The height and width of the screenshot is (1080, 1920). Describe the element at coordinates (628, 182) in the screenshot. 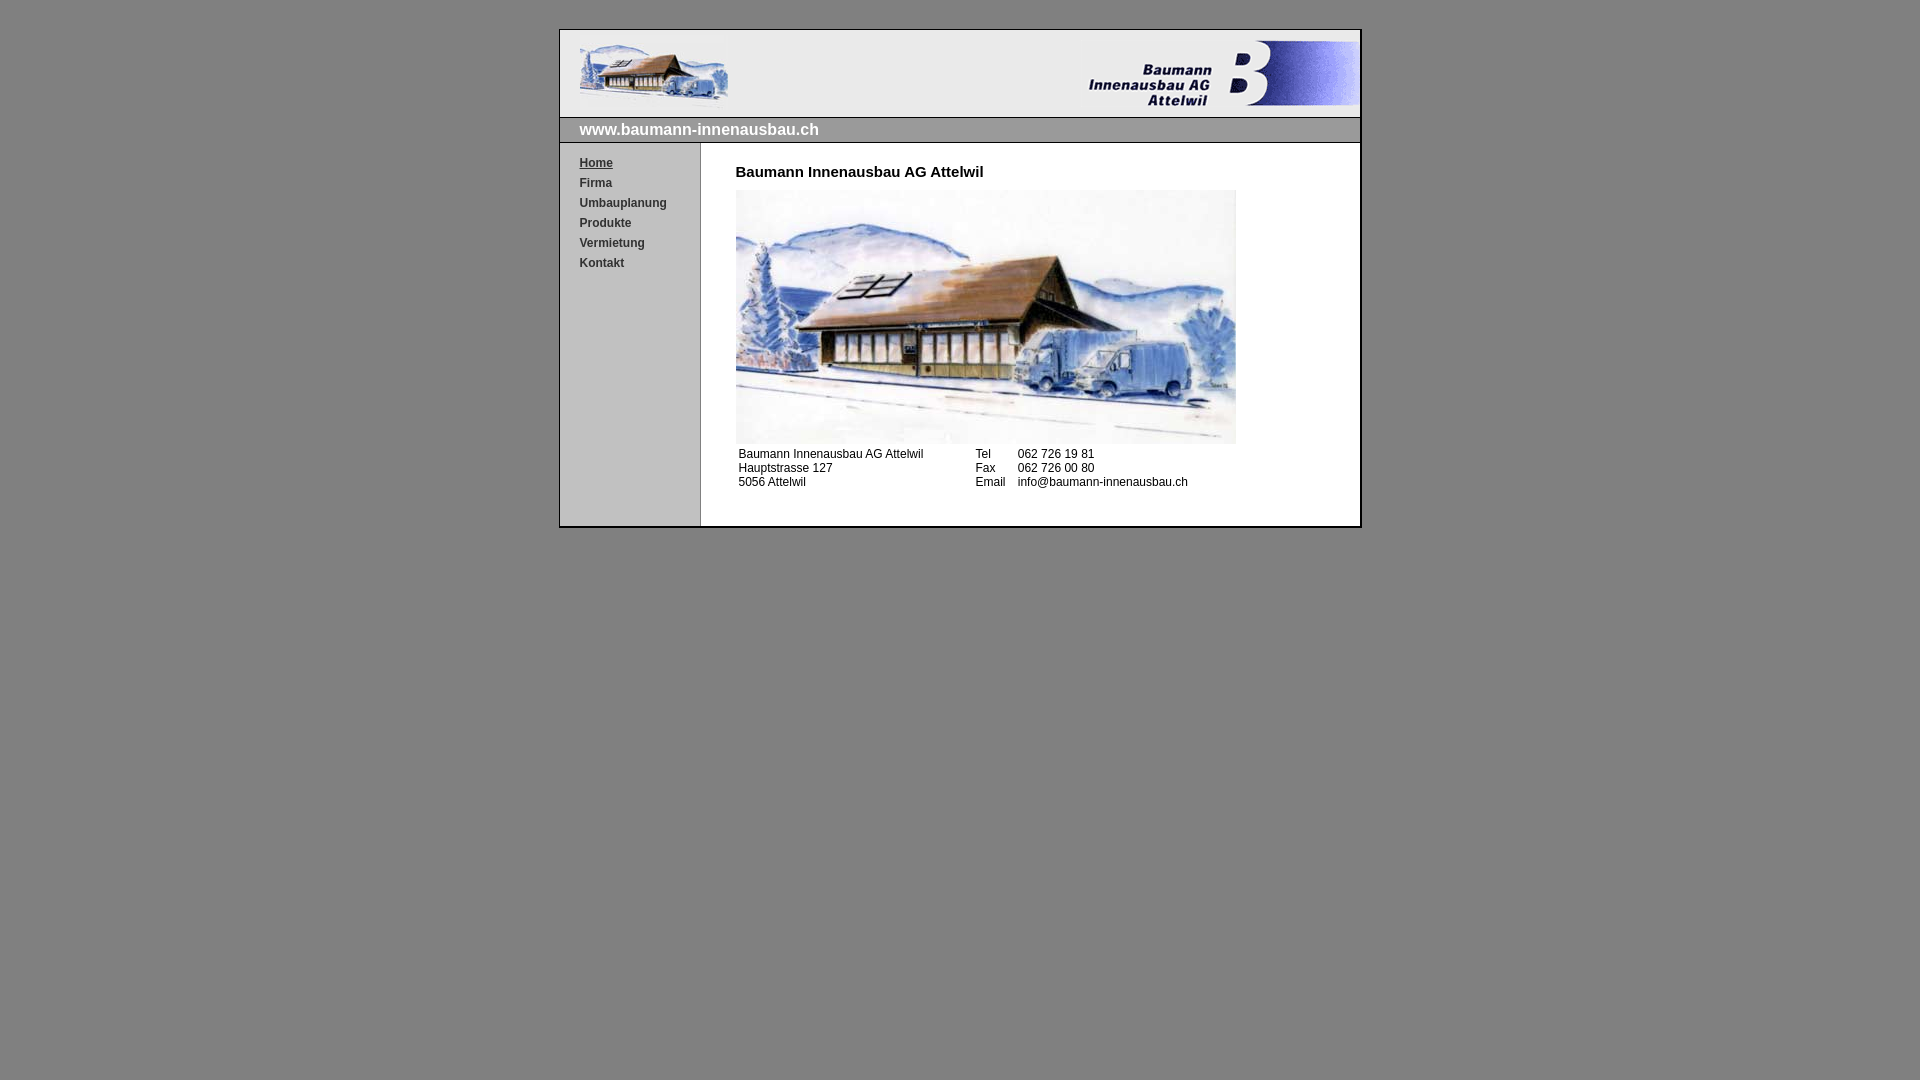

I see `'Firma'` at that location.